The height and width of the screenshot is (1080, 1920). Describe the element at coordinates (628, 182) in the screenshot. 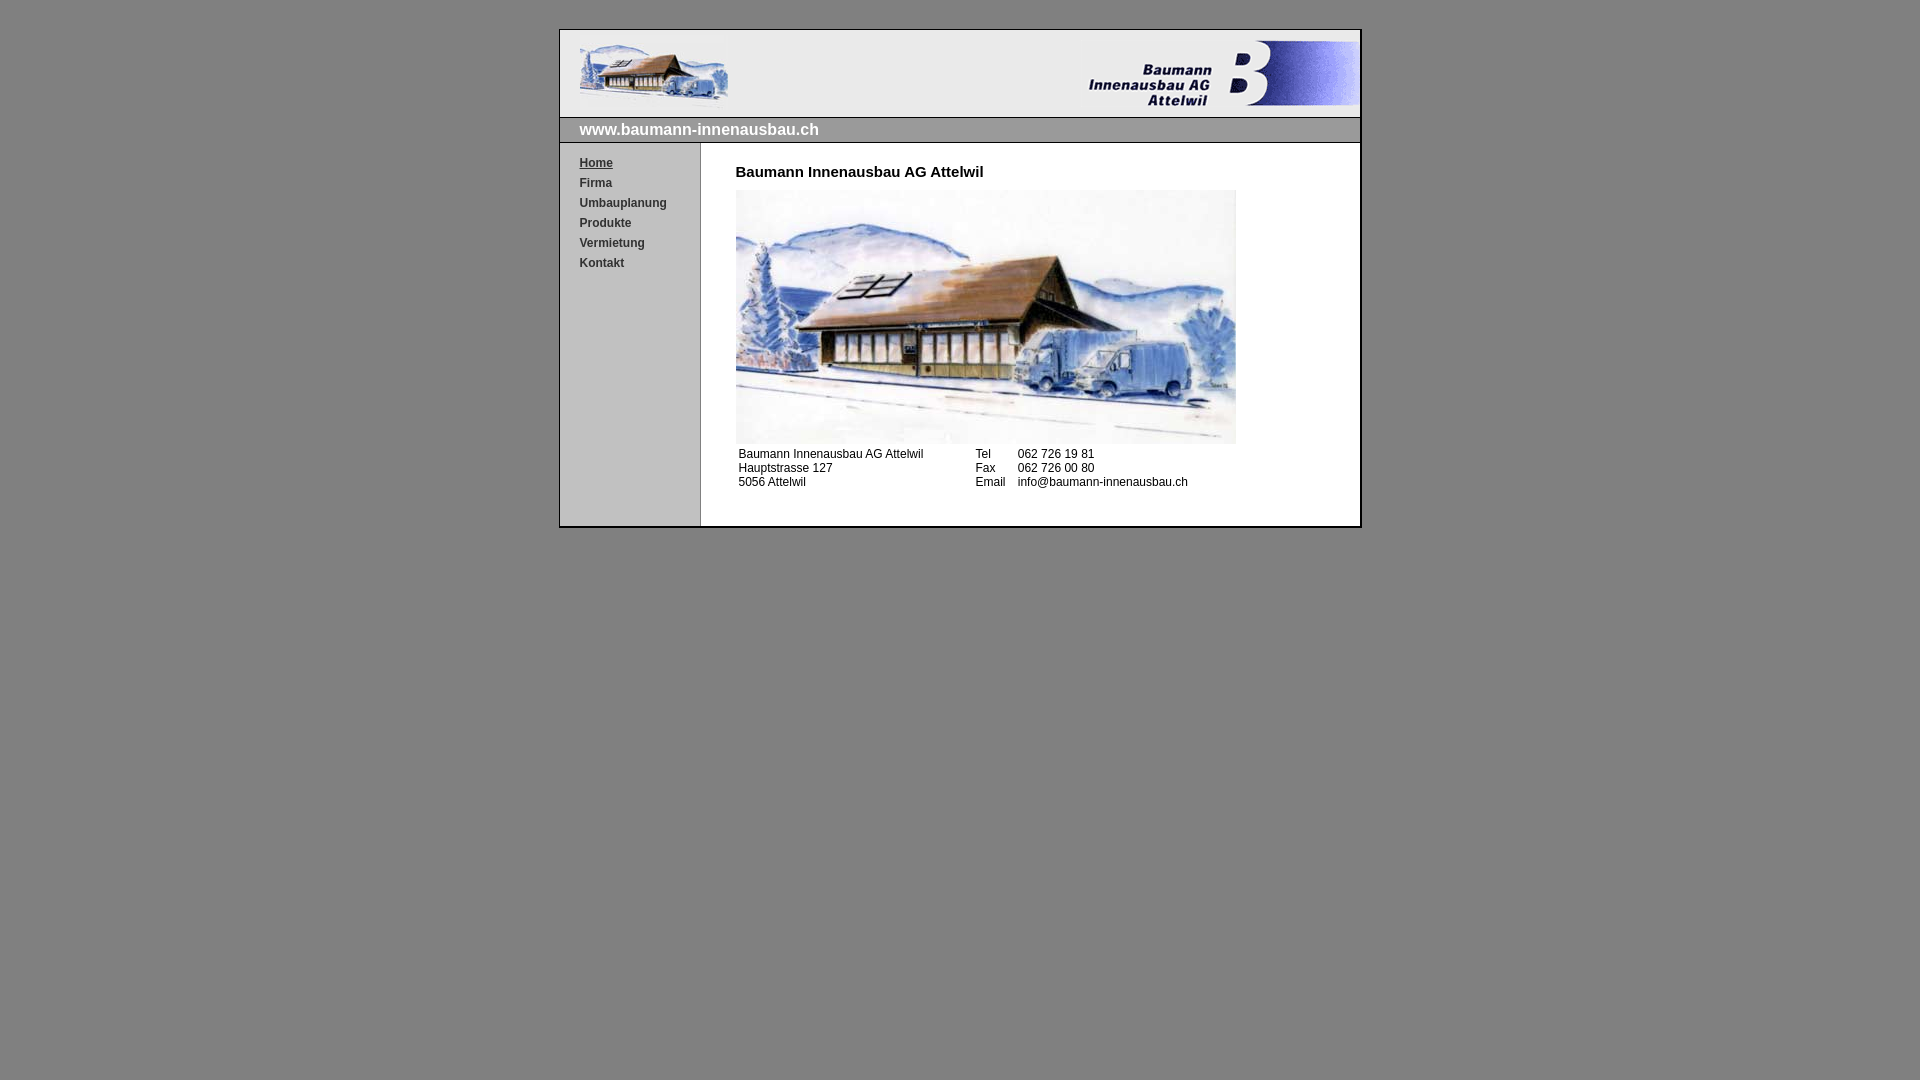

I see `'Firma'` at that location.